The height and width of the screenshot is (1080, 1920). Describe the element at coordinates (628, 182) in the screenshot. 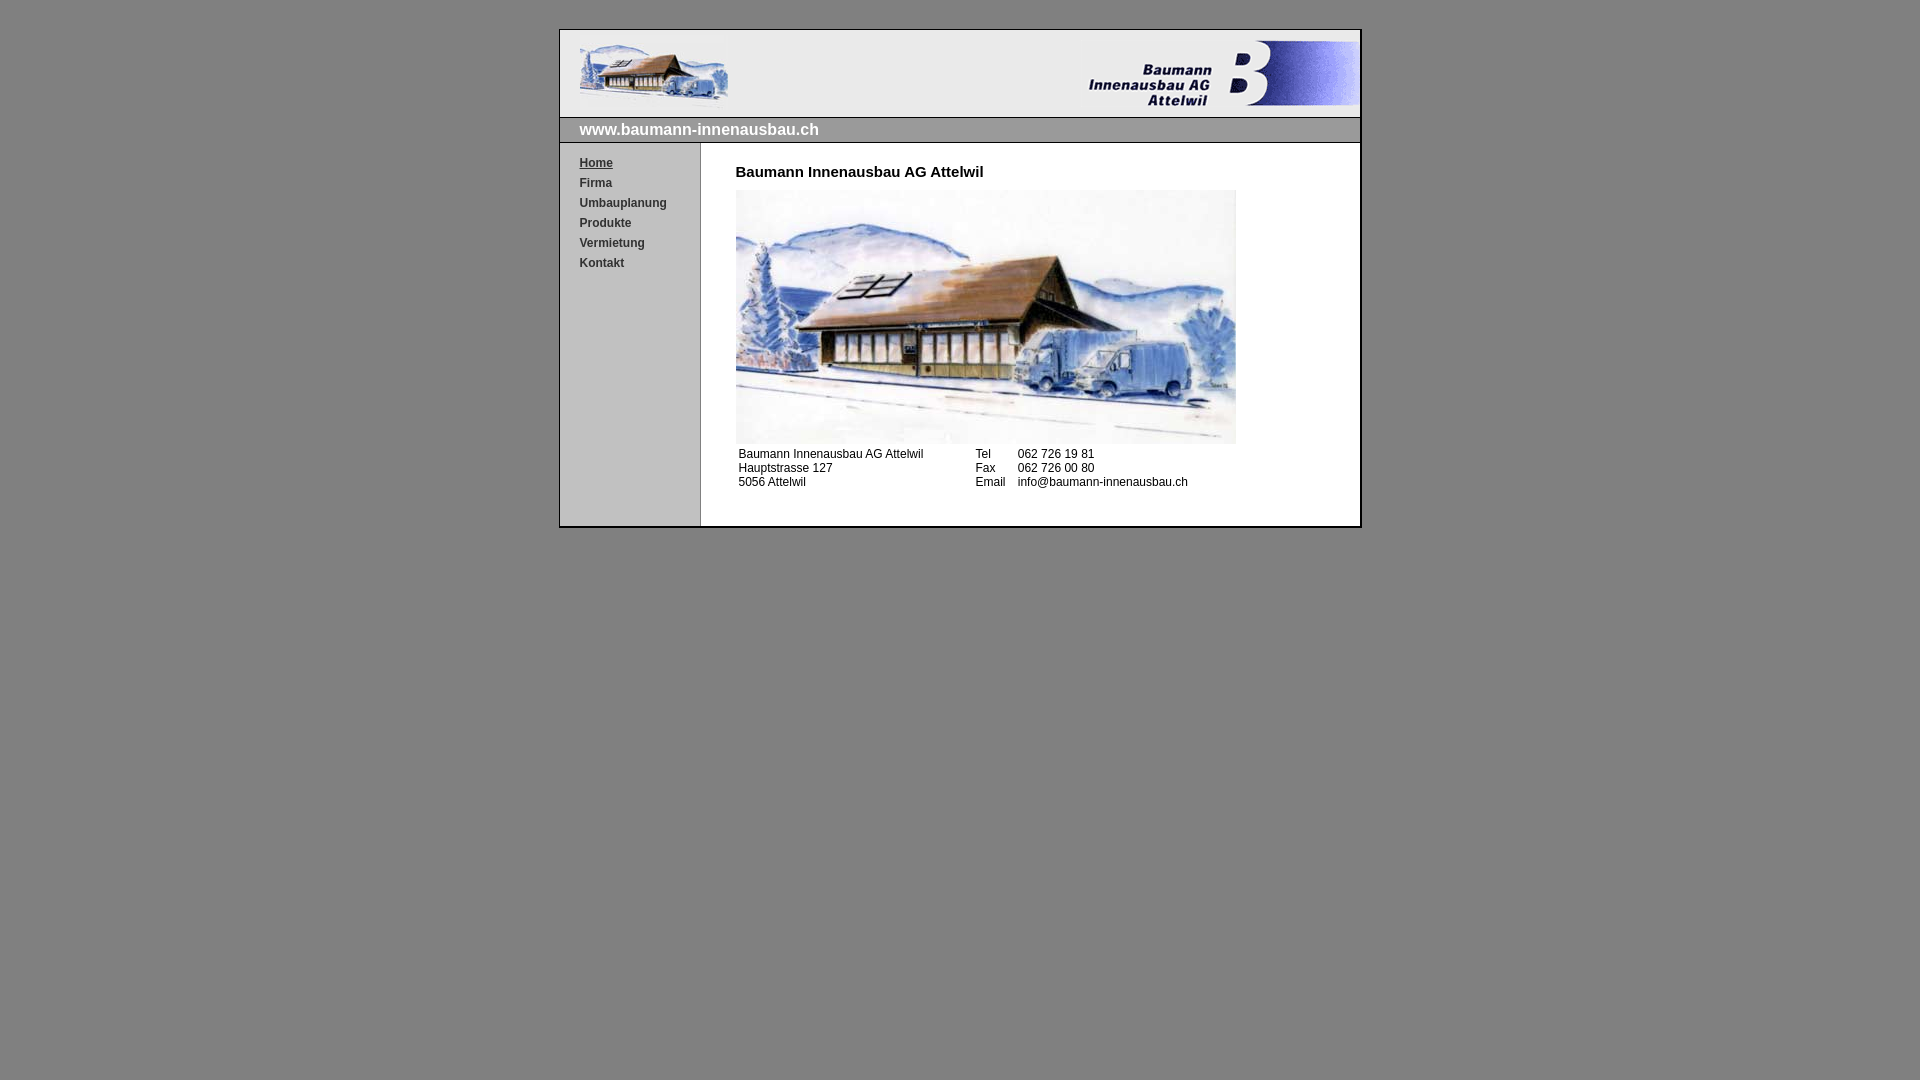

I see `'Firma'` at that location.